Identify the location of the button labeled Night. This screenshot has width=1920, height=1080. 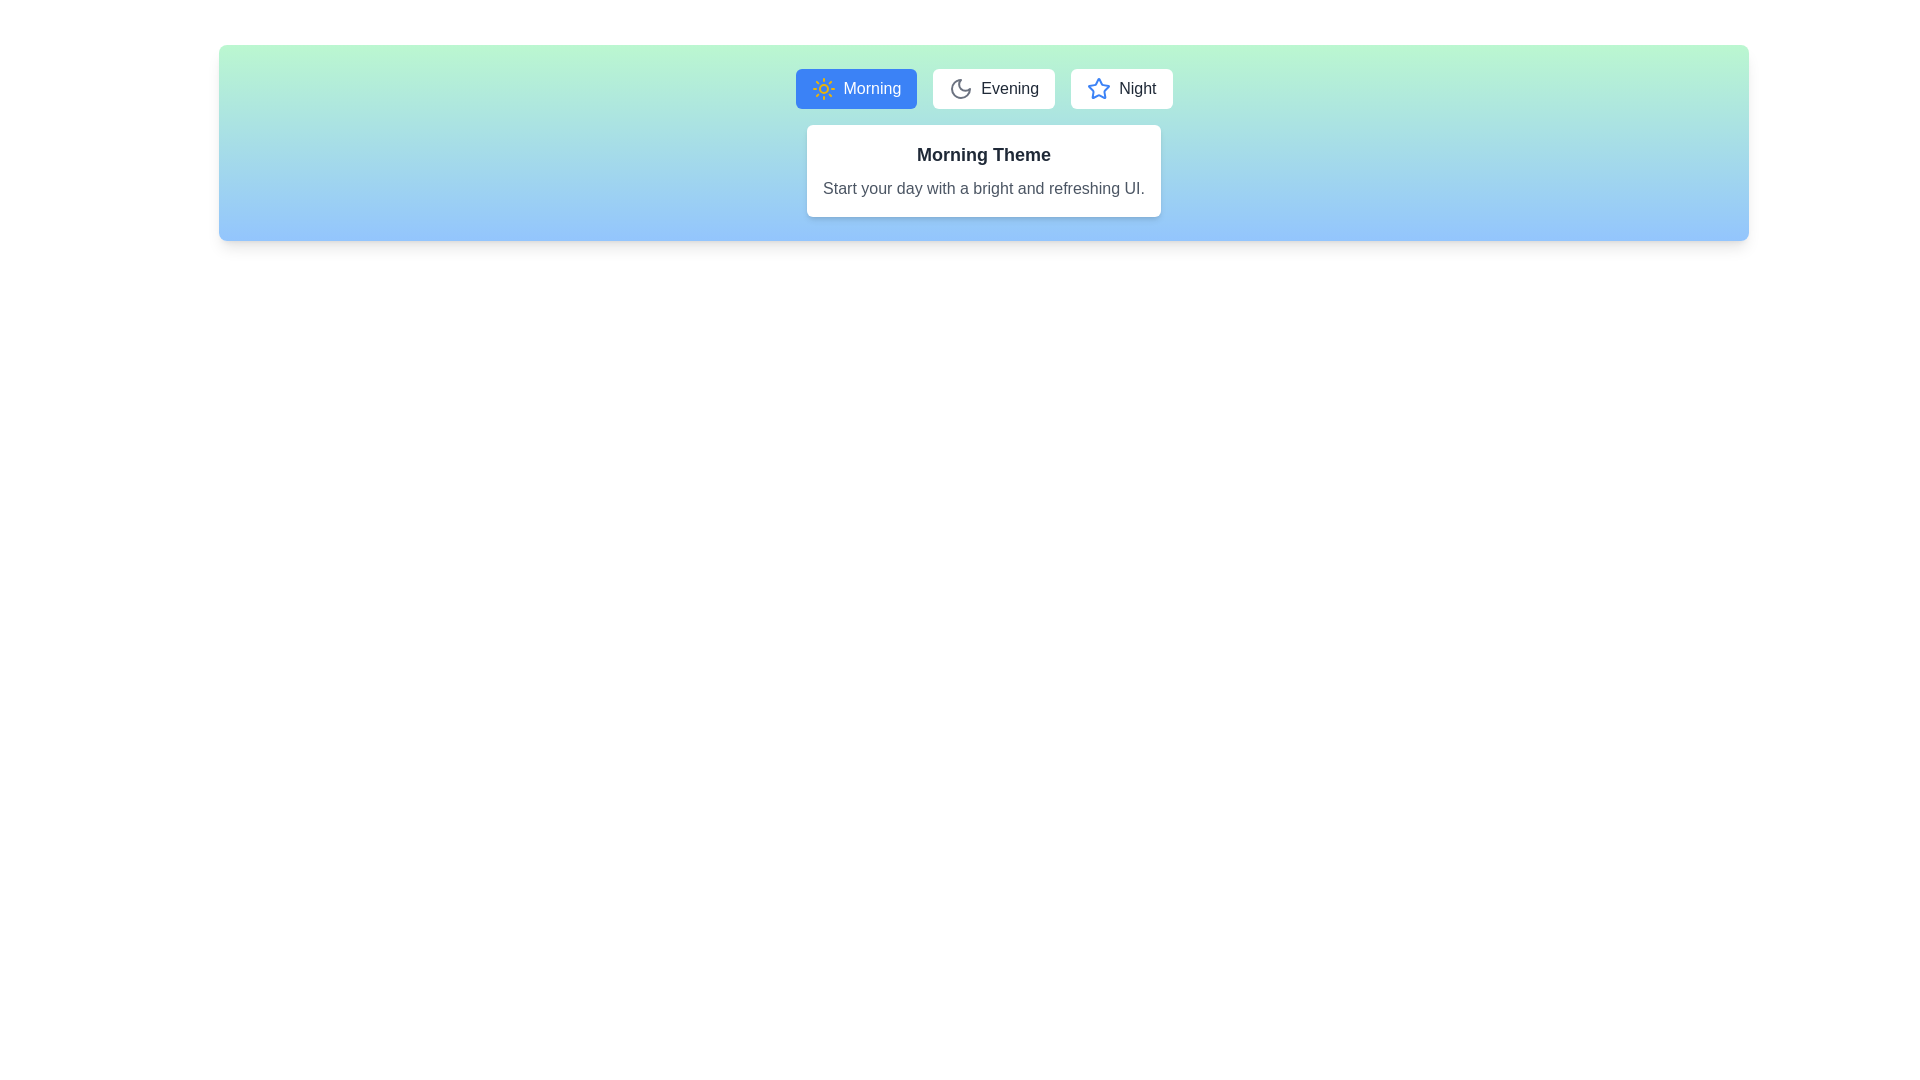
(1121, 87).